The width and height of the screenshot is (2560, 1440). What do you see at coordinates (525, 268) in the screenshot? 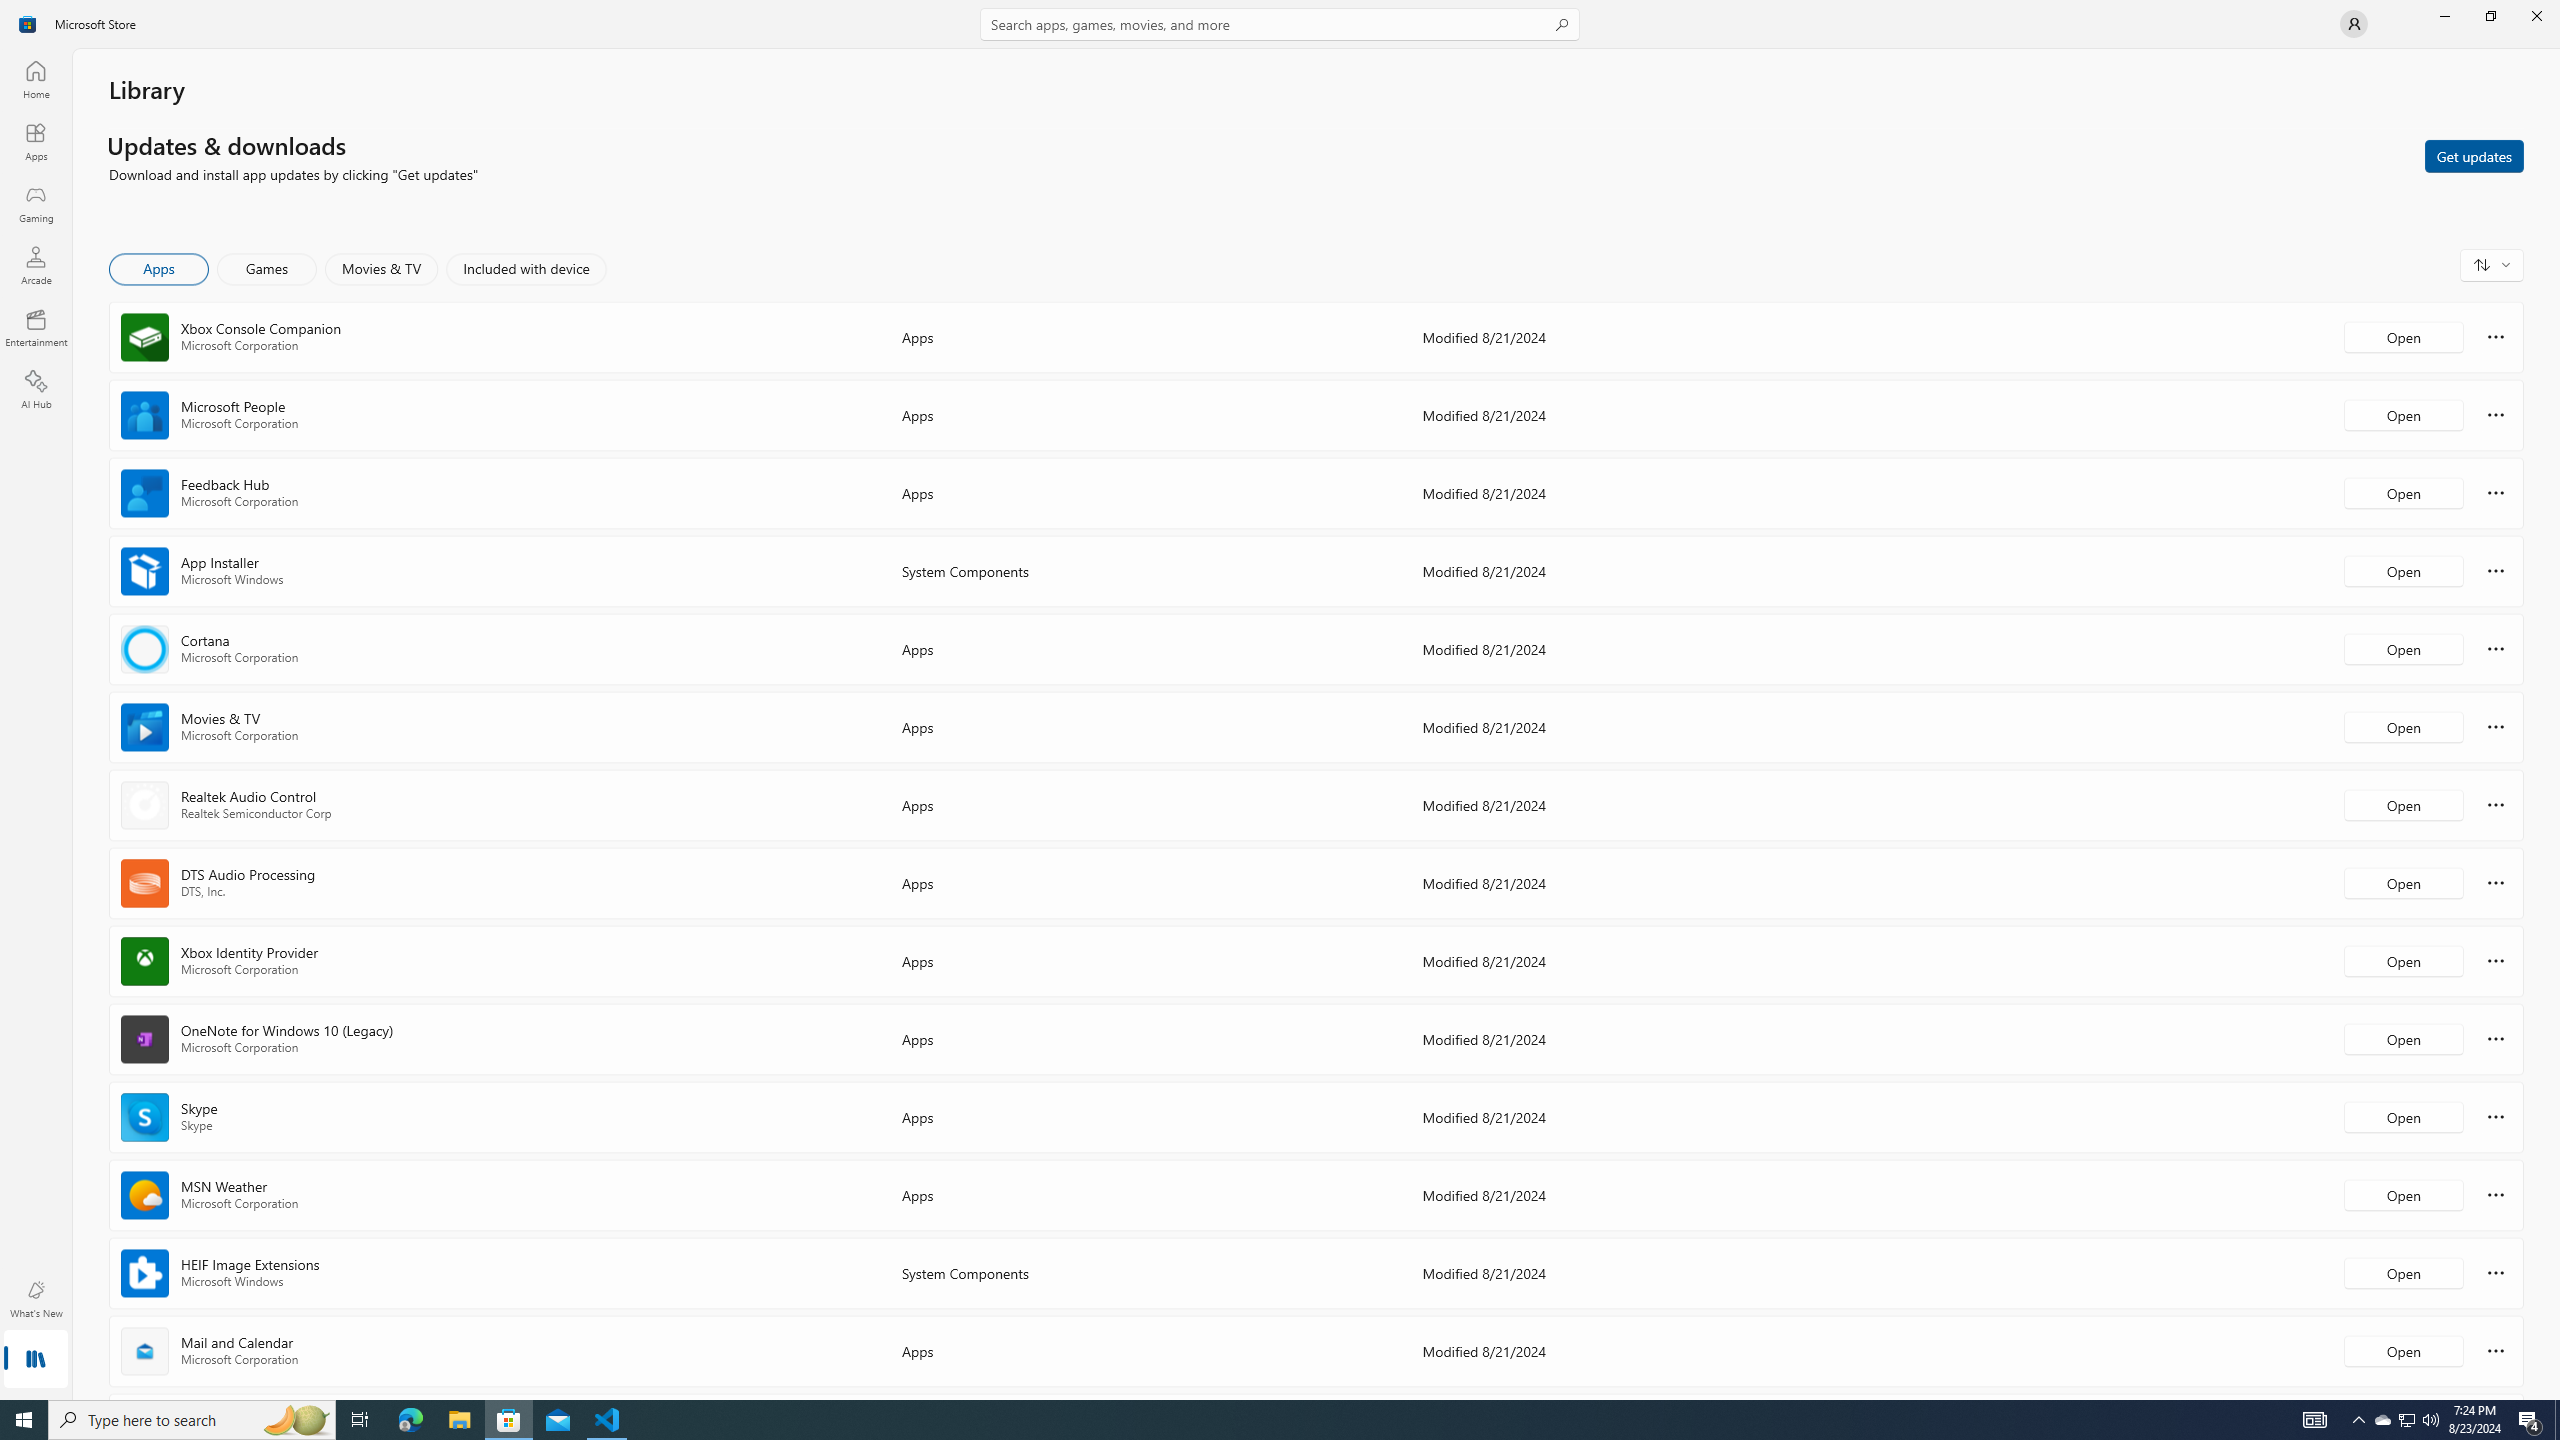
I see `'Included with device'` at bounding box center [525, 268].